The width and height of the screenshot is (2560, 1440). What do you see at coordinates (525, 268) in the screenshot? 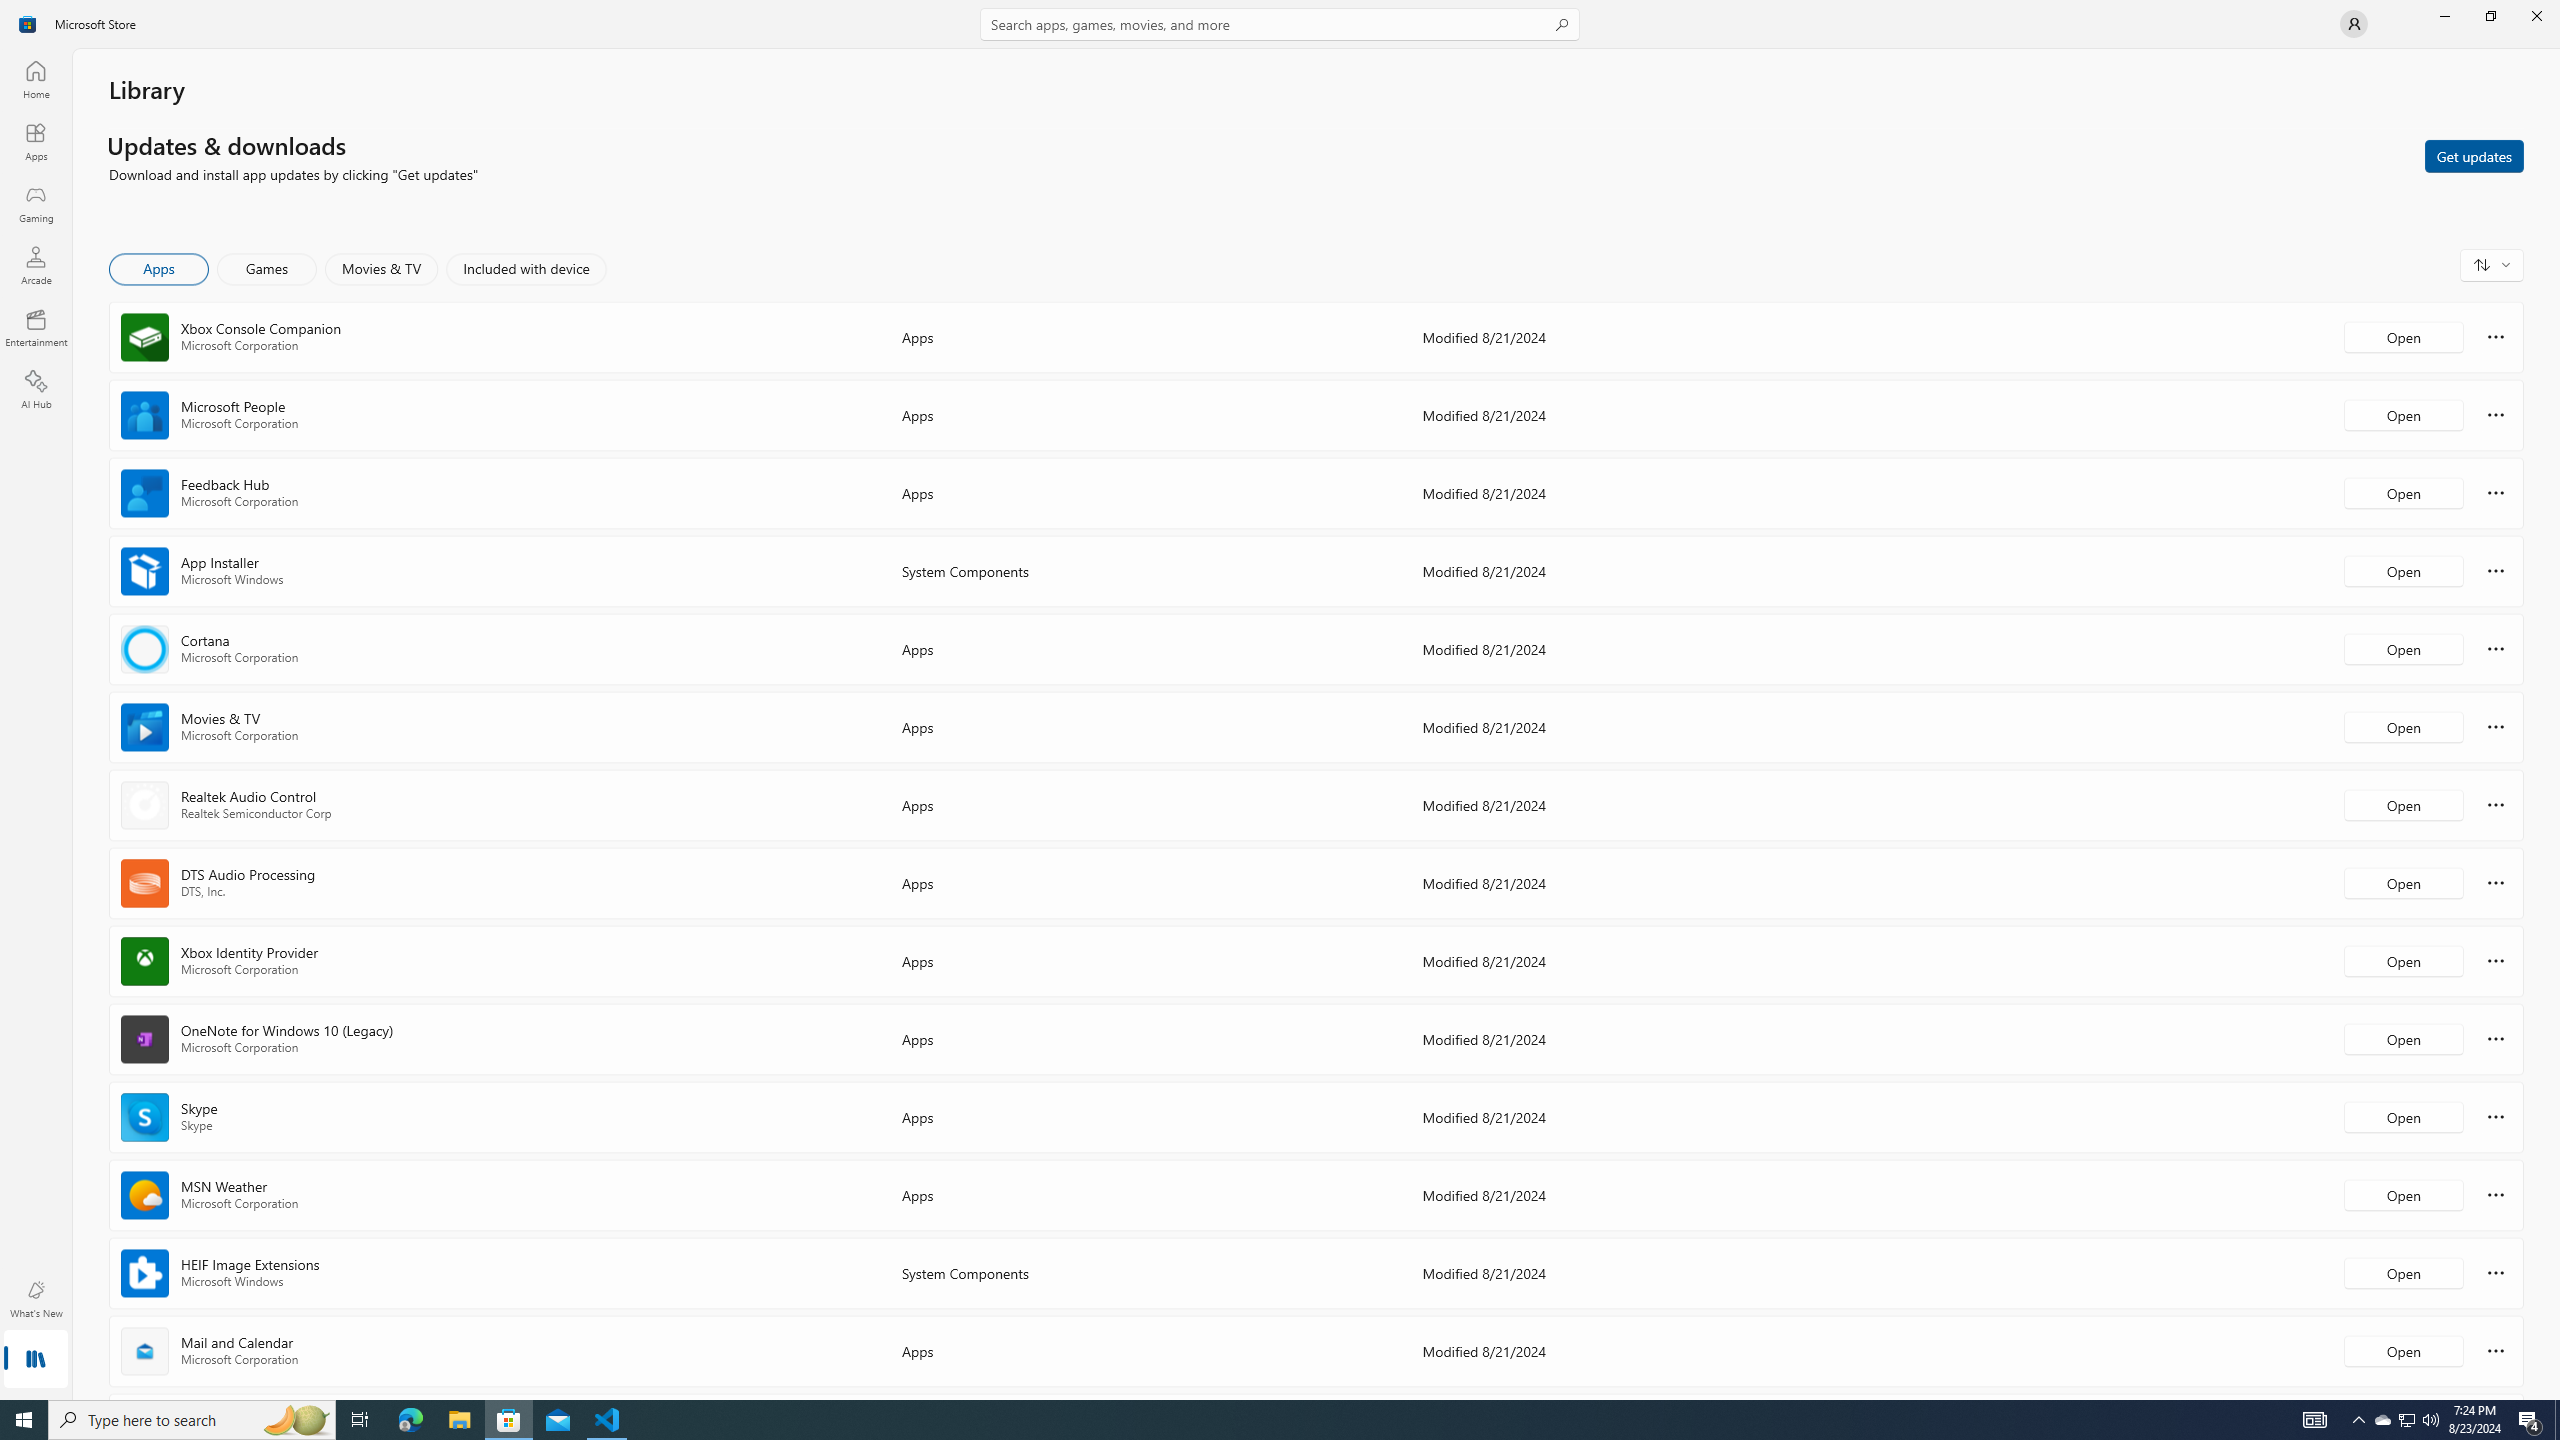
I see `'Included with device'` at bounding box center [525, 268].